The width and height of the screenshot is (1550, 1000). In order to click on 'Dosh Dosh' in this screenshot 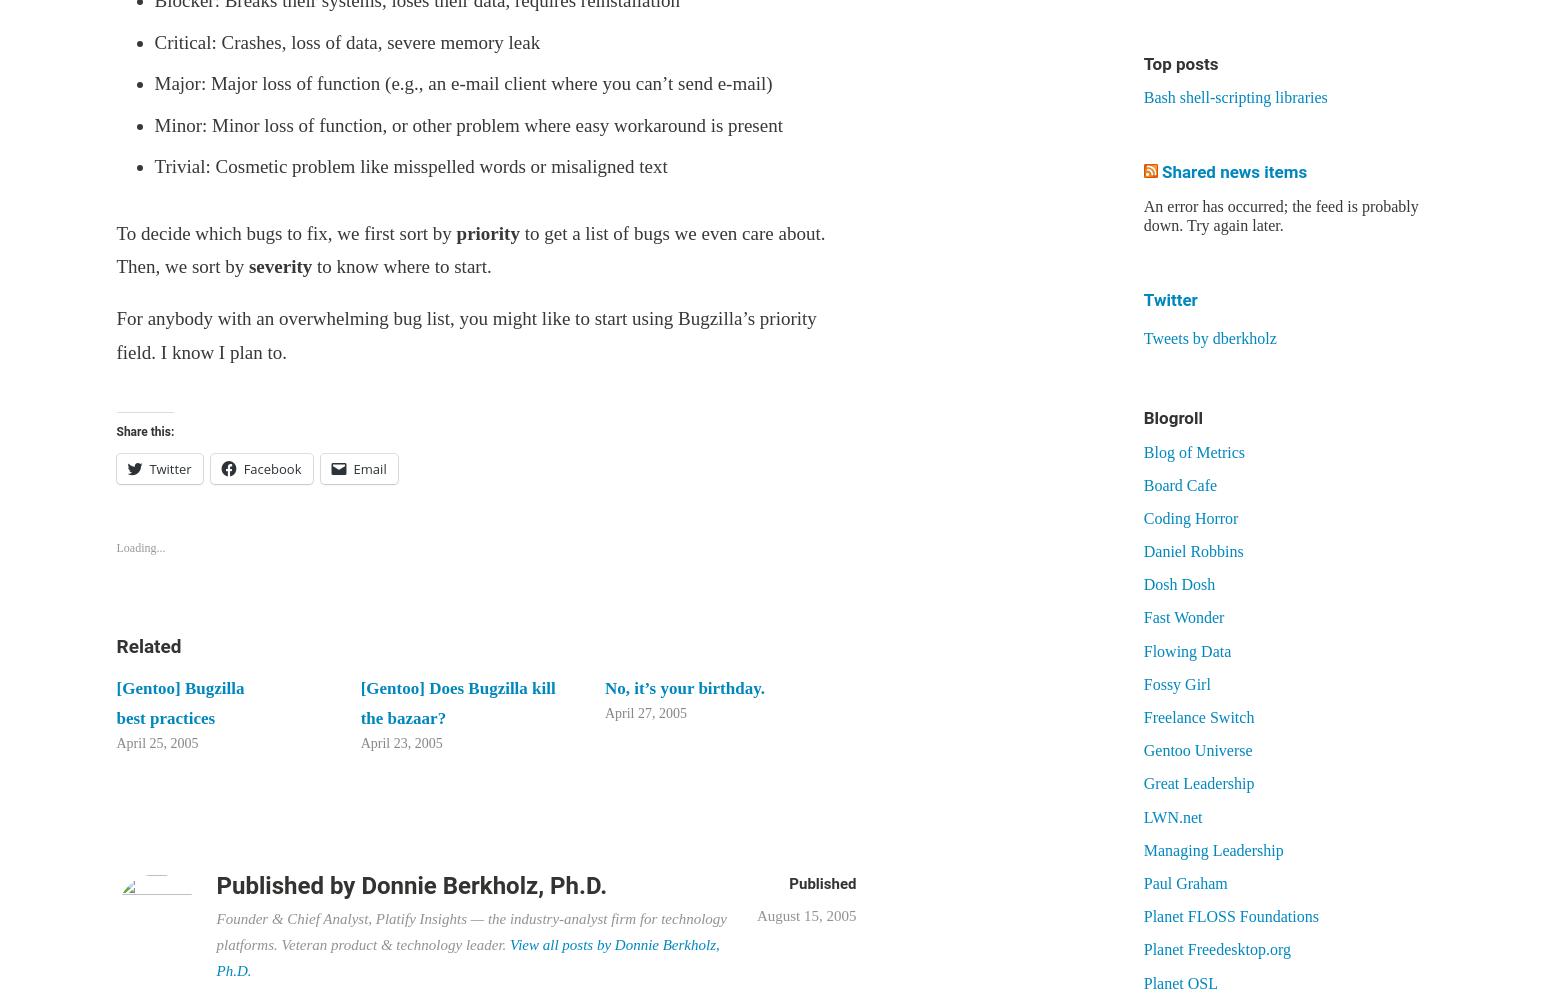, I will do `click(1178, 583)`.